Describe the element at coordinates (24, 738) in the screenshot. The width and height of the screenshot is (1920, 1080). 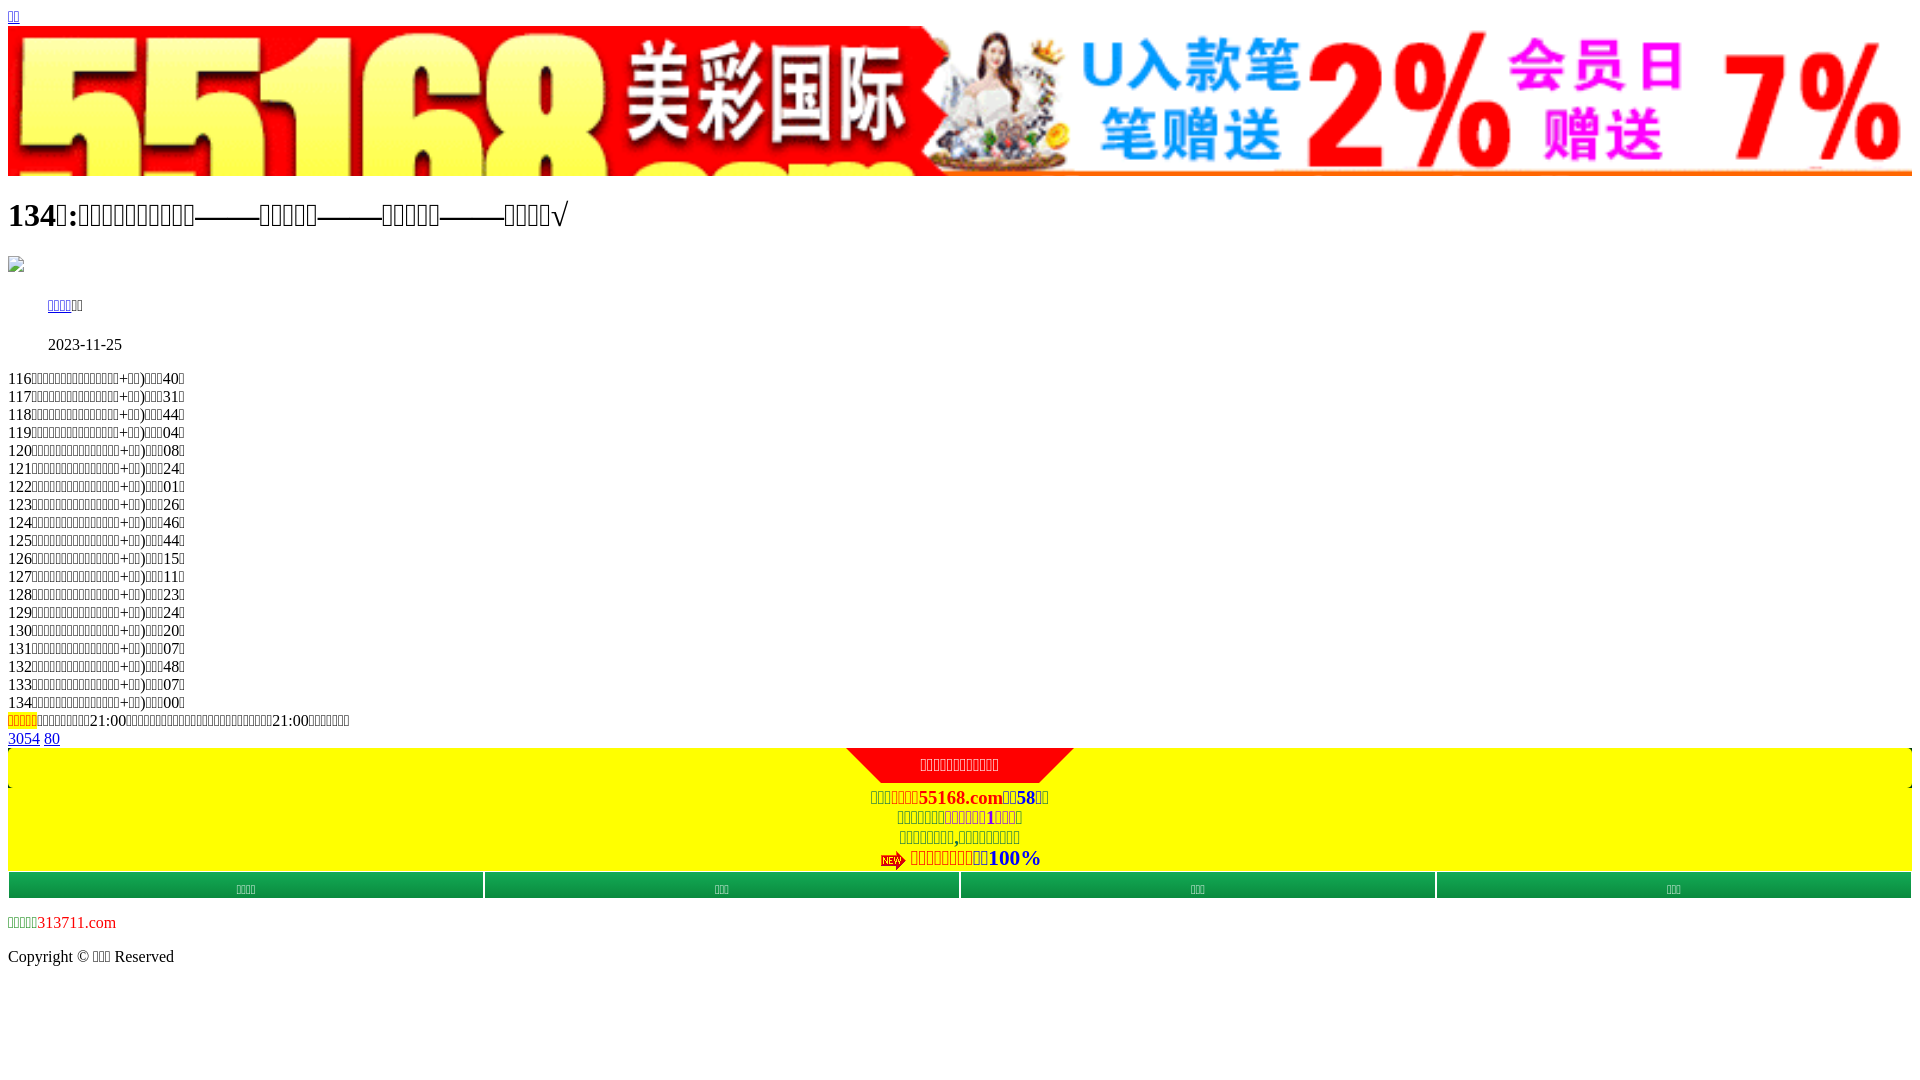
I see `'3054'` at that location.